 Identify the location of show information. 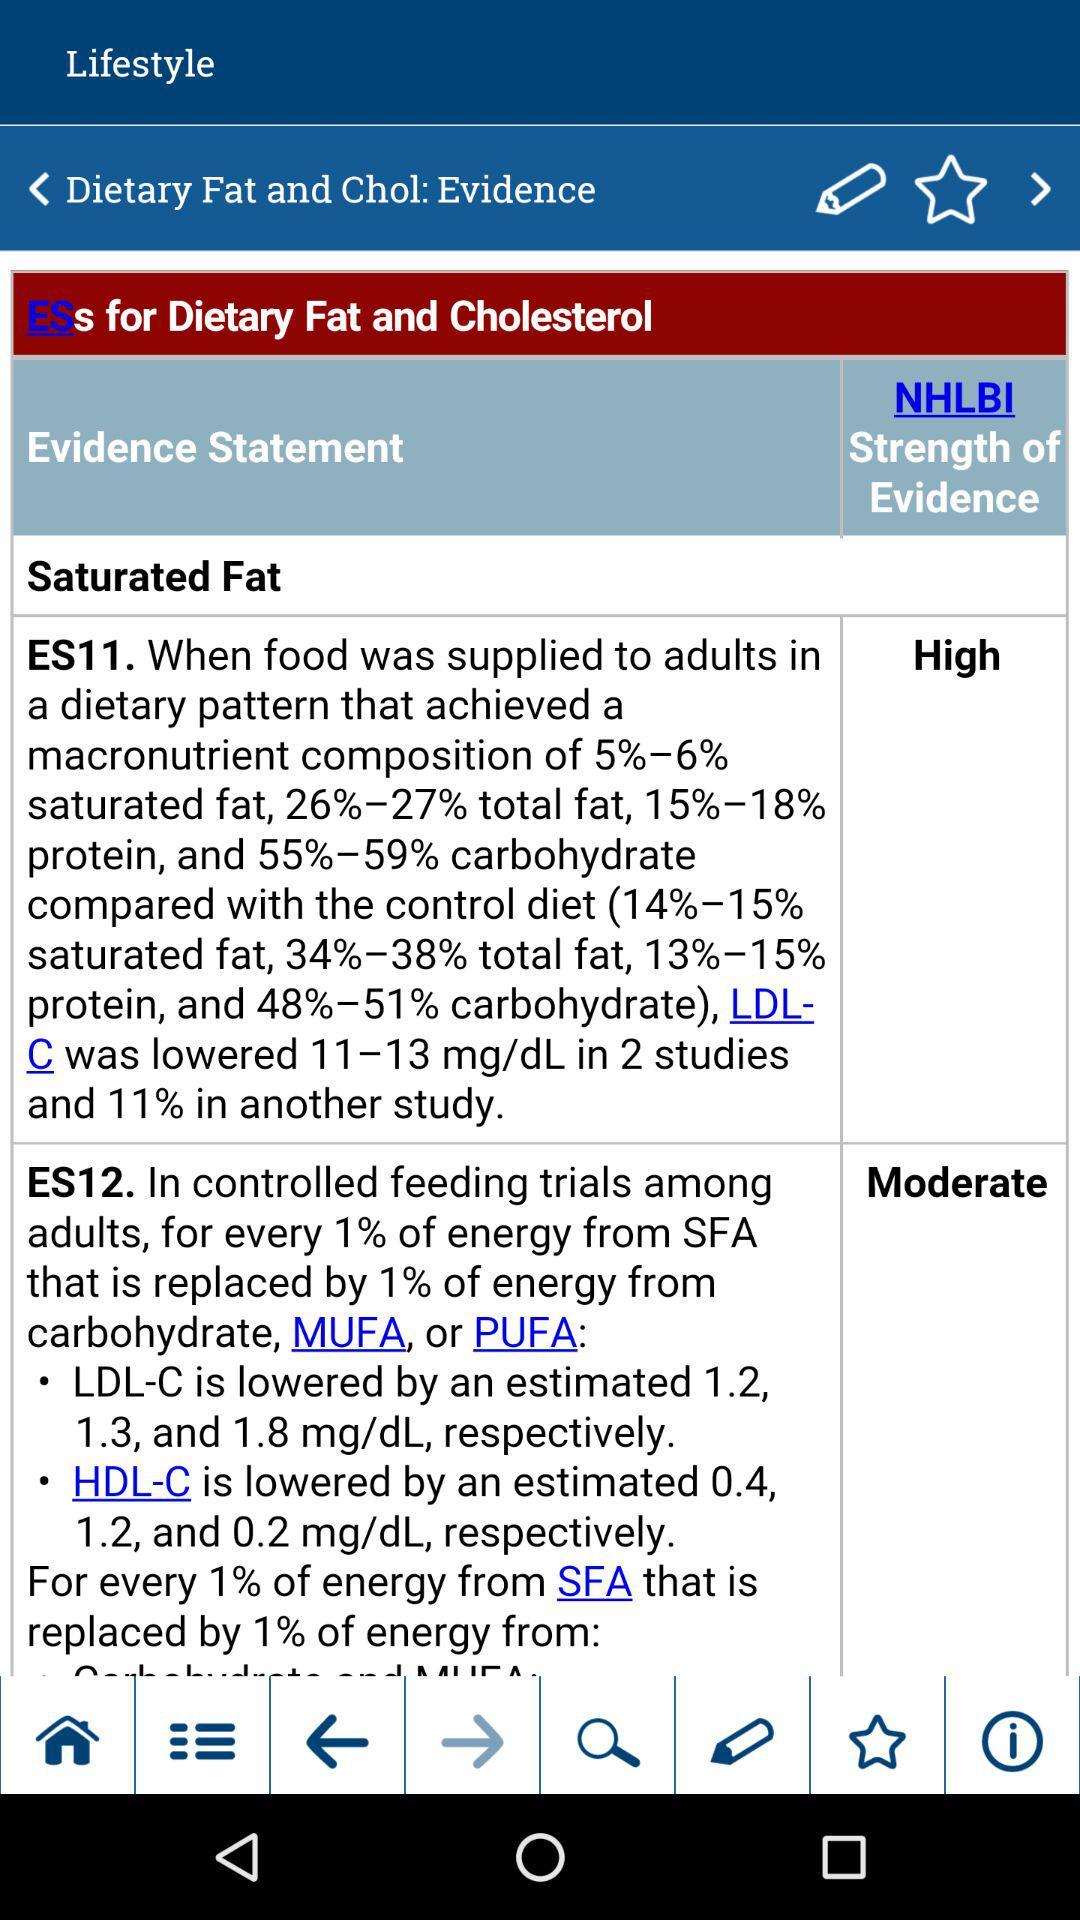
(540, 964).